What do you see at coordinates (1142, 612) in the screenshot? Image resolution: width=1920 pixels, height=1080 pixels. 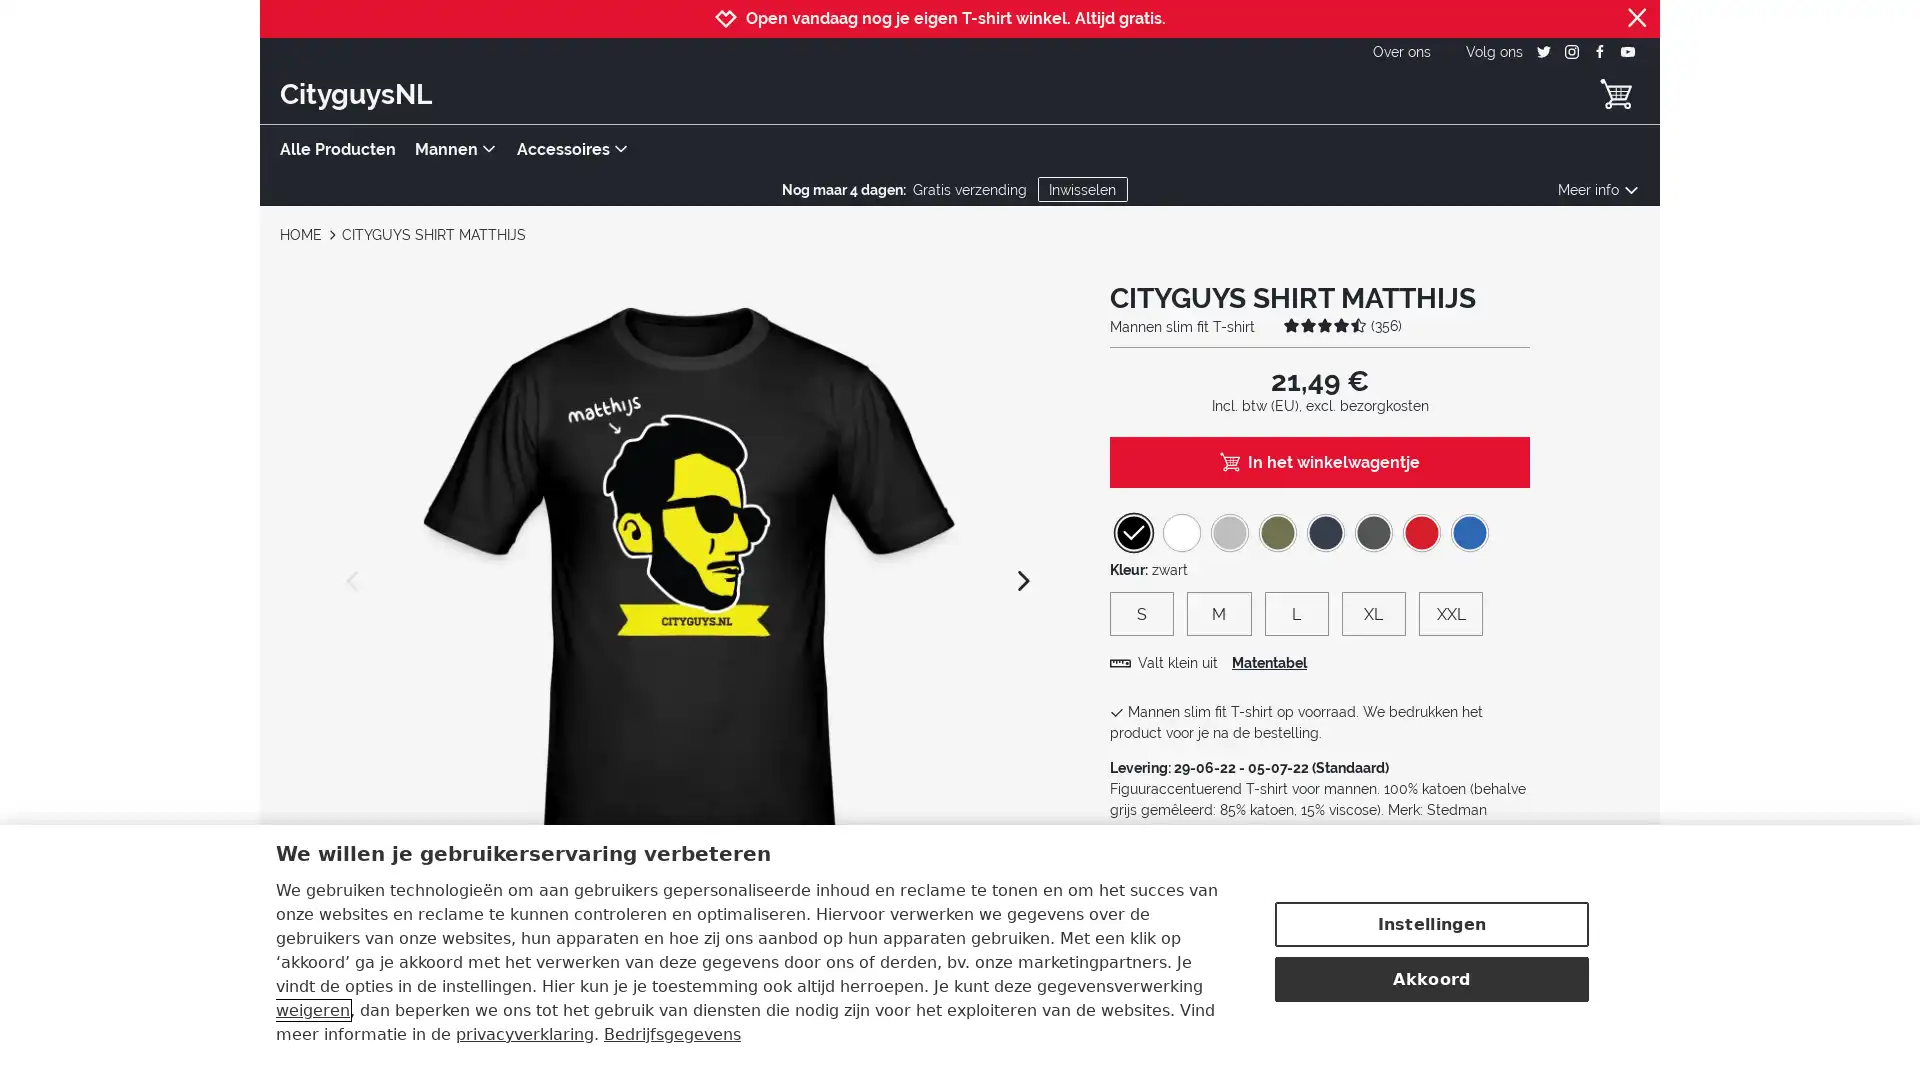 I see `S` at bounding box center [1142, 612].